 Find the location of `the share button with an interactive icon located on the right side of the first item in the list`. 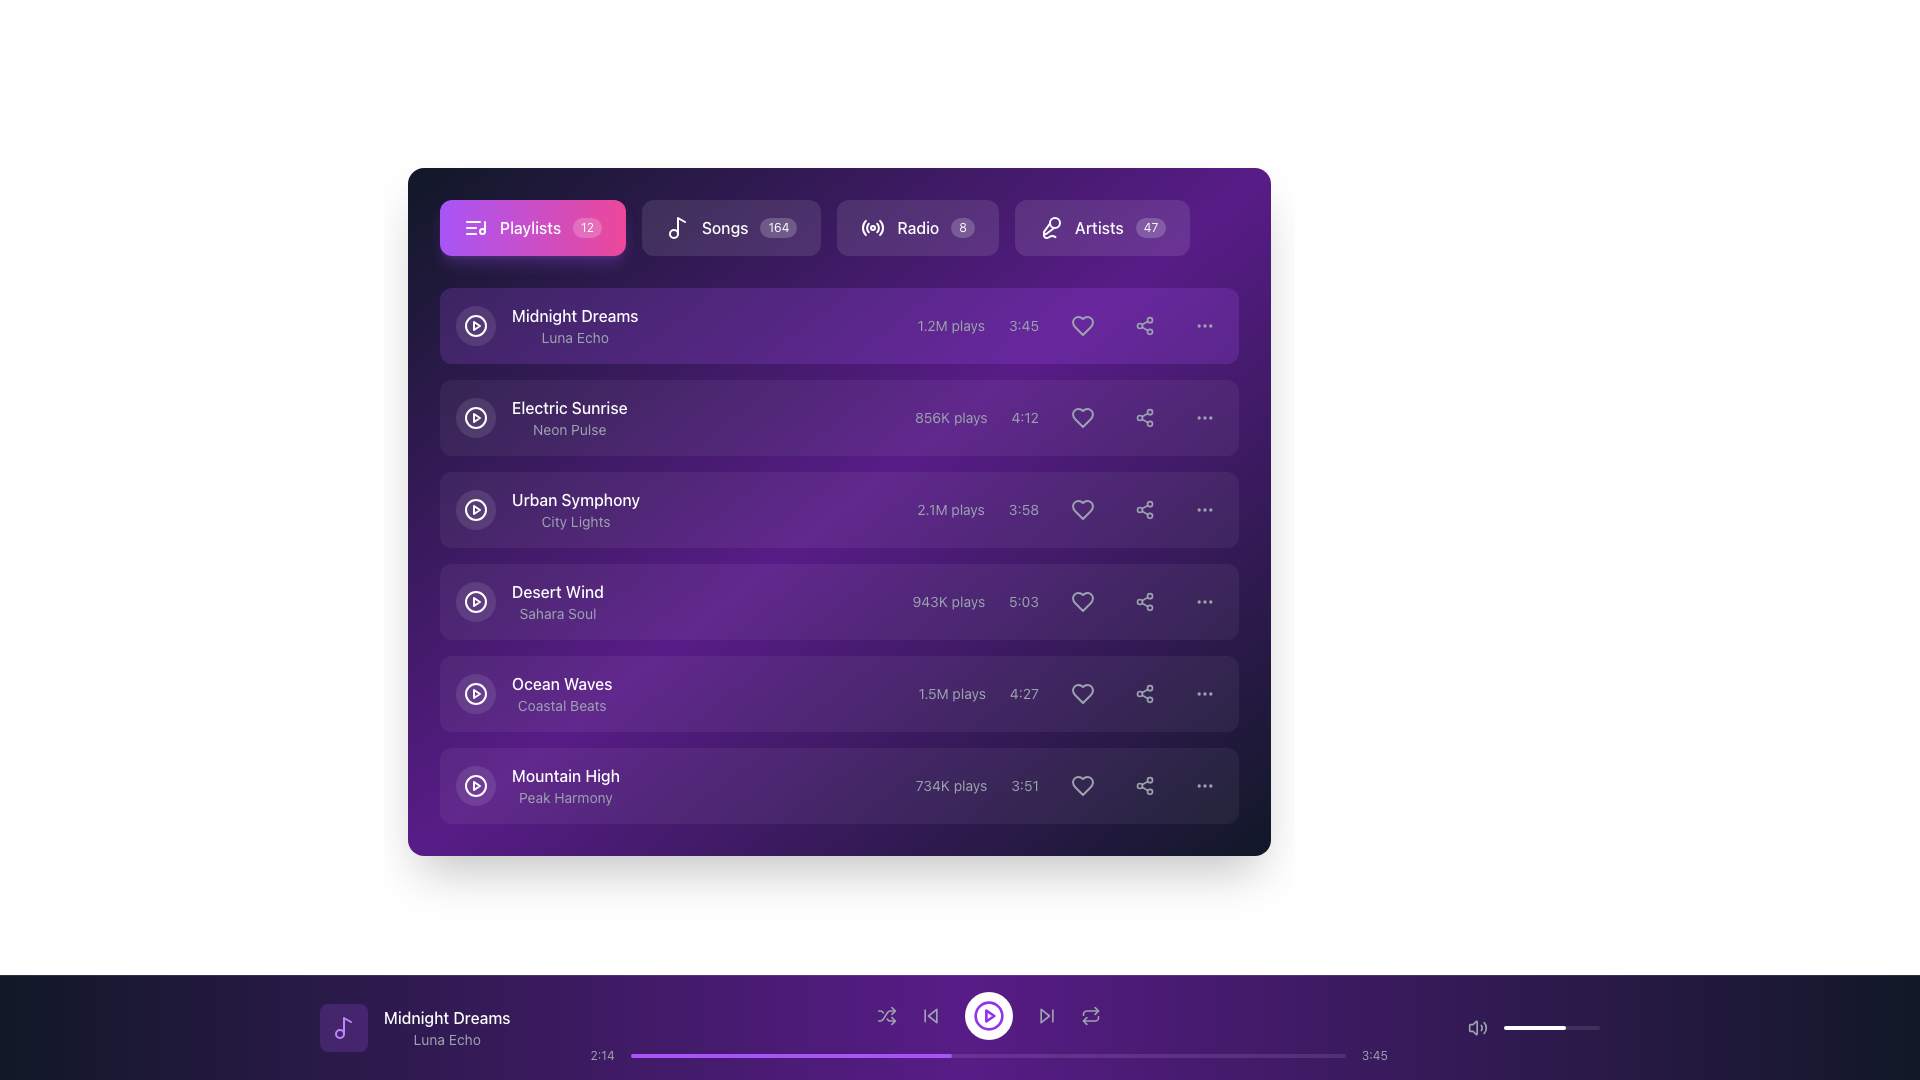

the share button with an interactive icon located on the right side of the first item in the list is located at coordinates (1145, 325).